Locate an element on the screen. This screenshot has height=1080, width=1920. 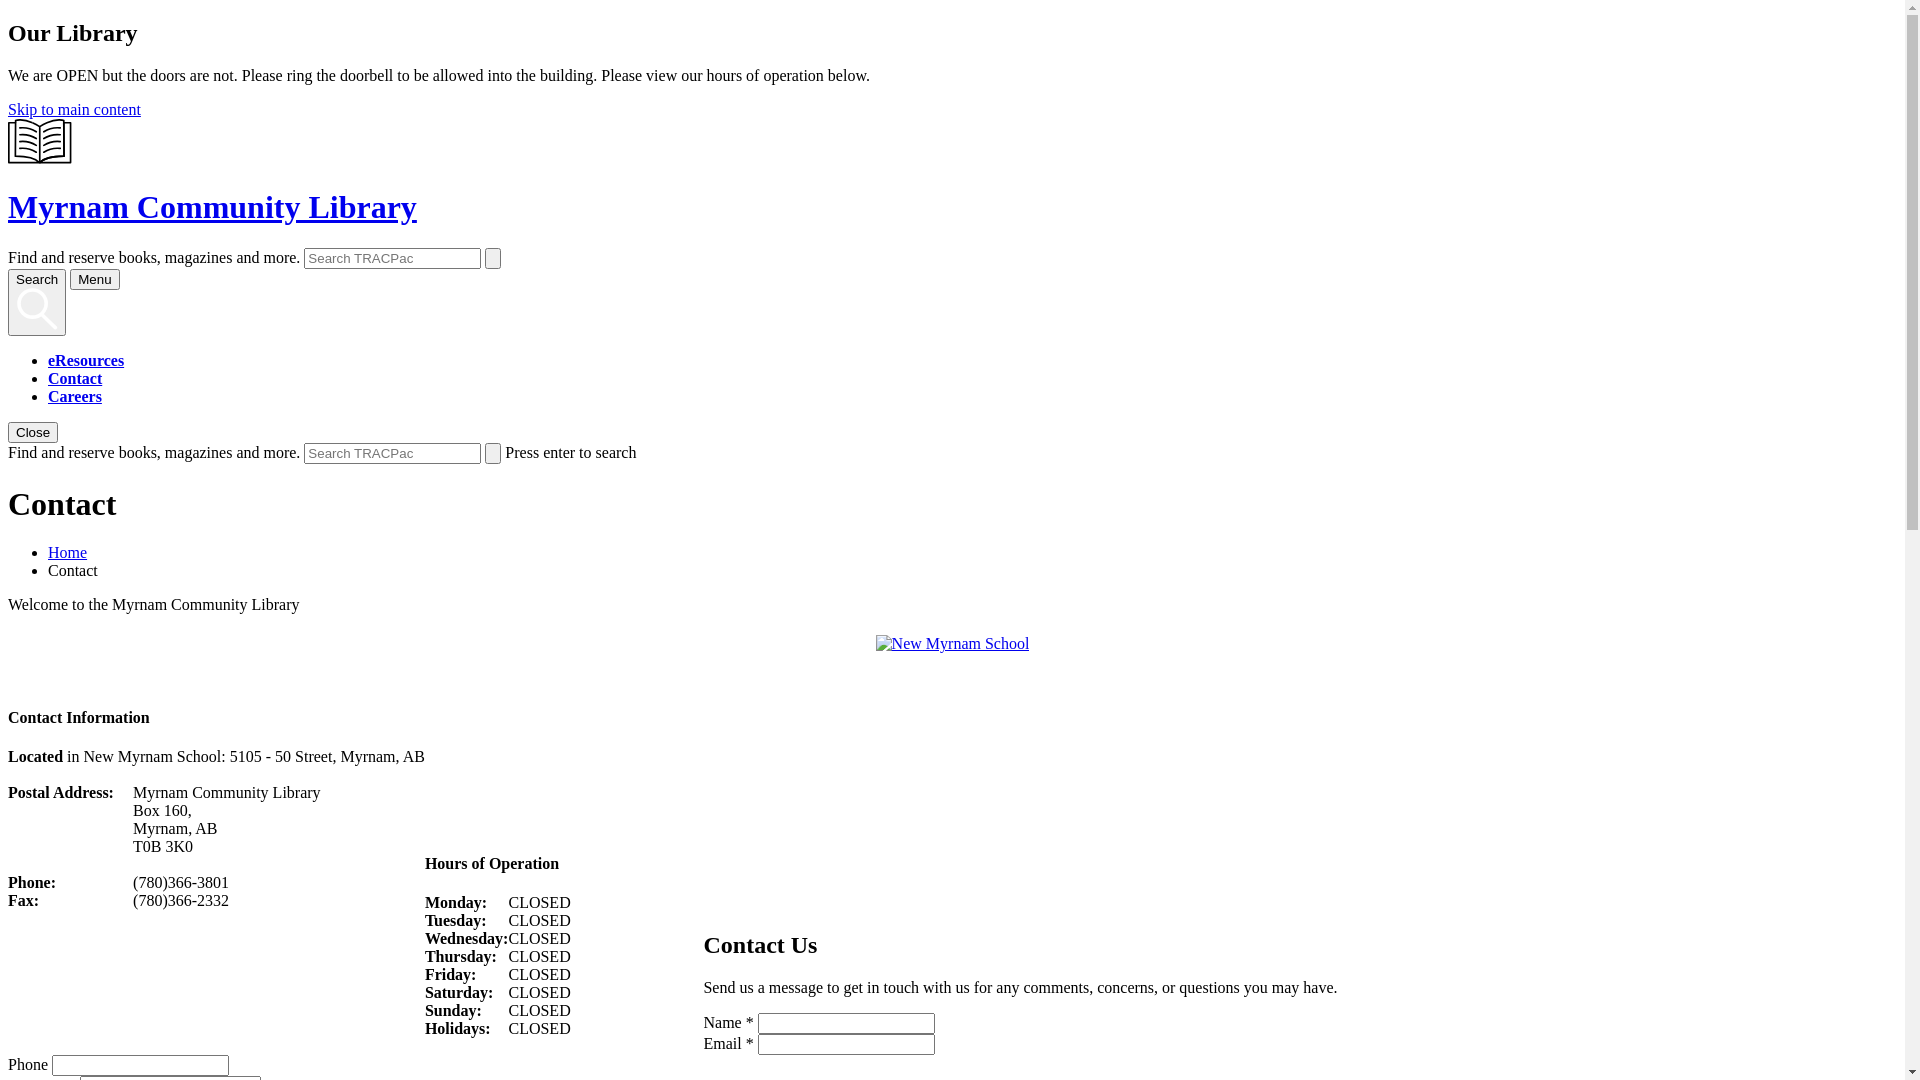
'Close' is located at coordinates (8, 431).